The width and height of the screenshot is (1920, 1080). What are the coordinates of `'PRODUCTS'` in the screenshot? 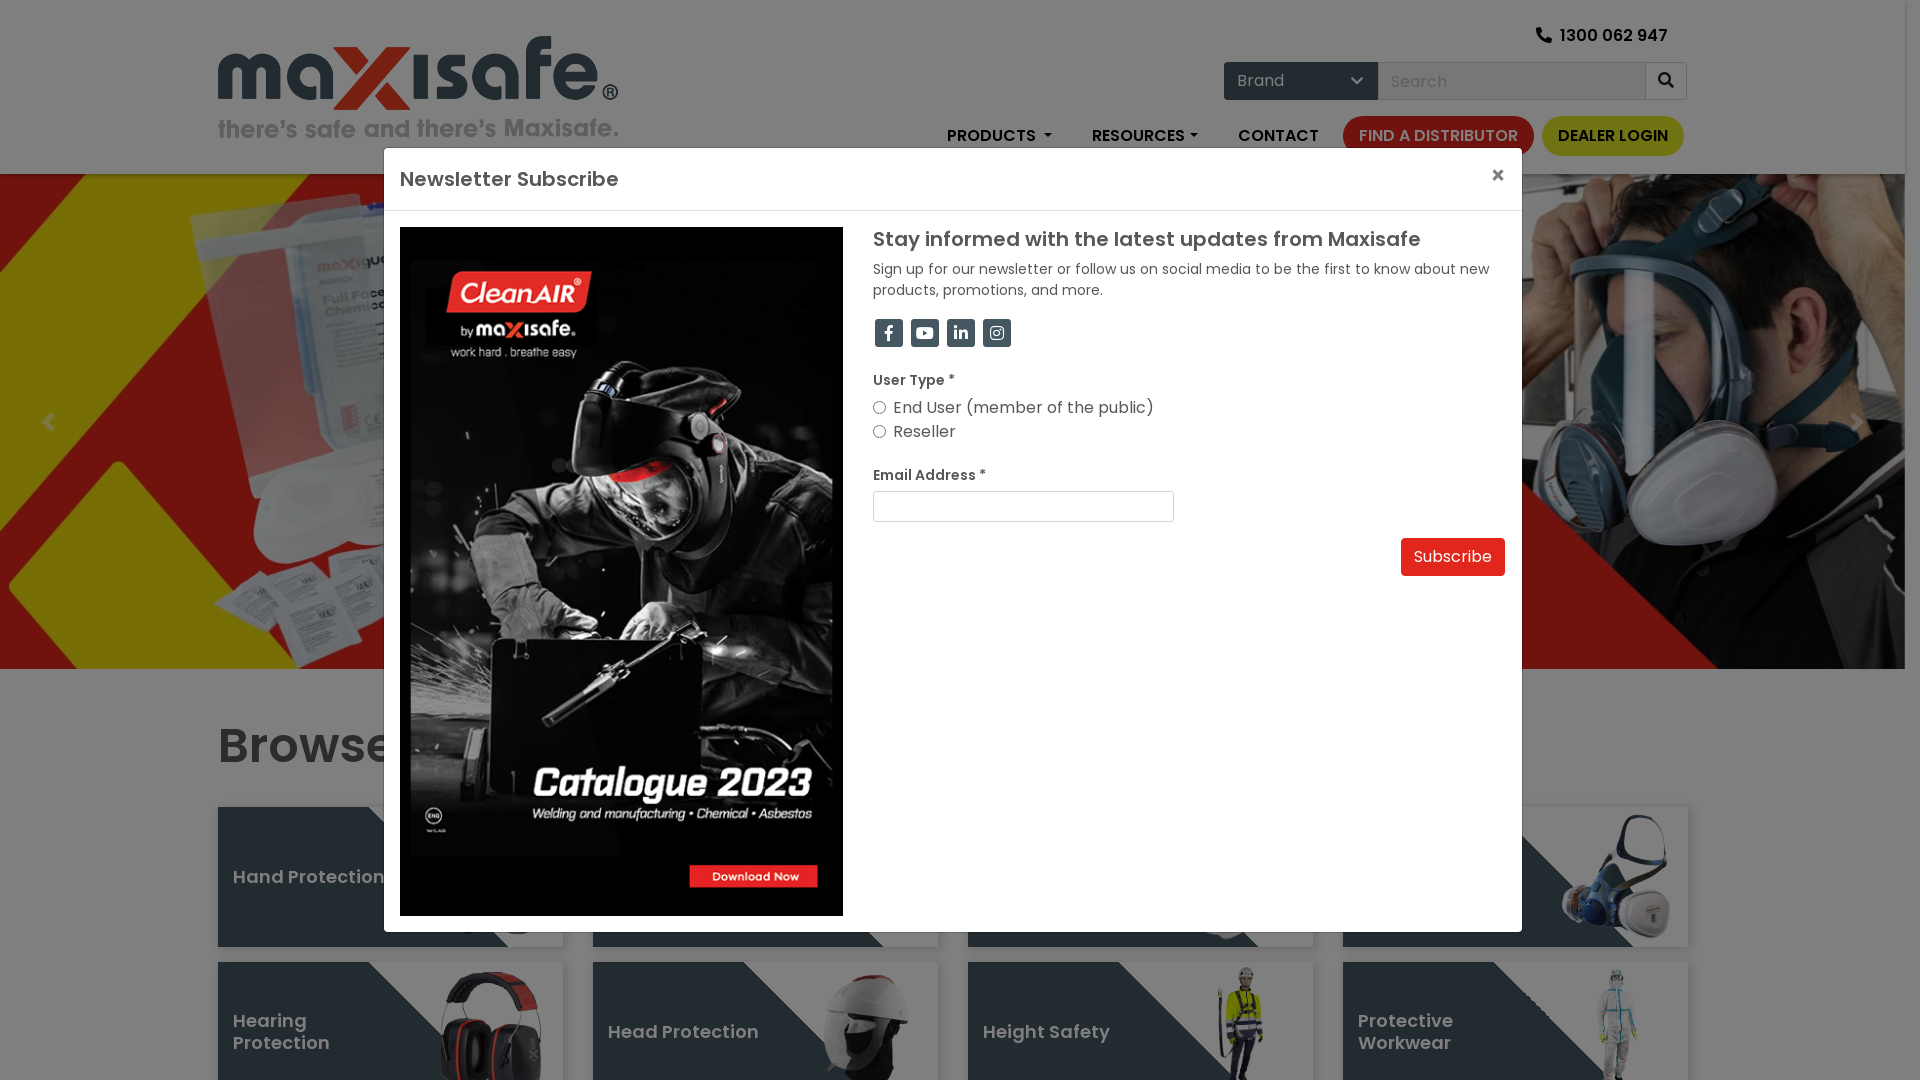 It's located at (930, 136).